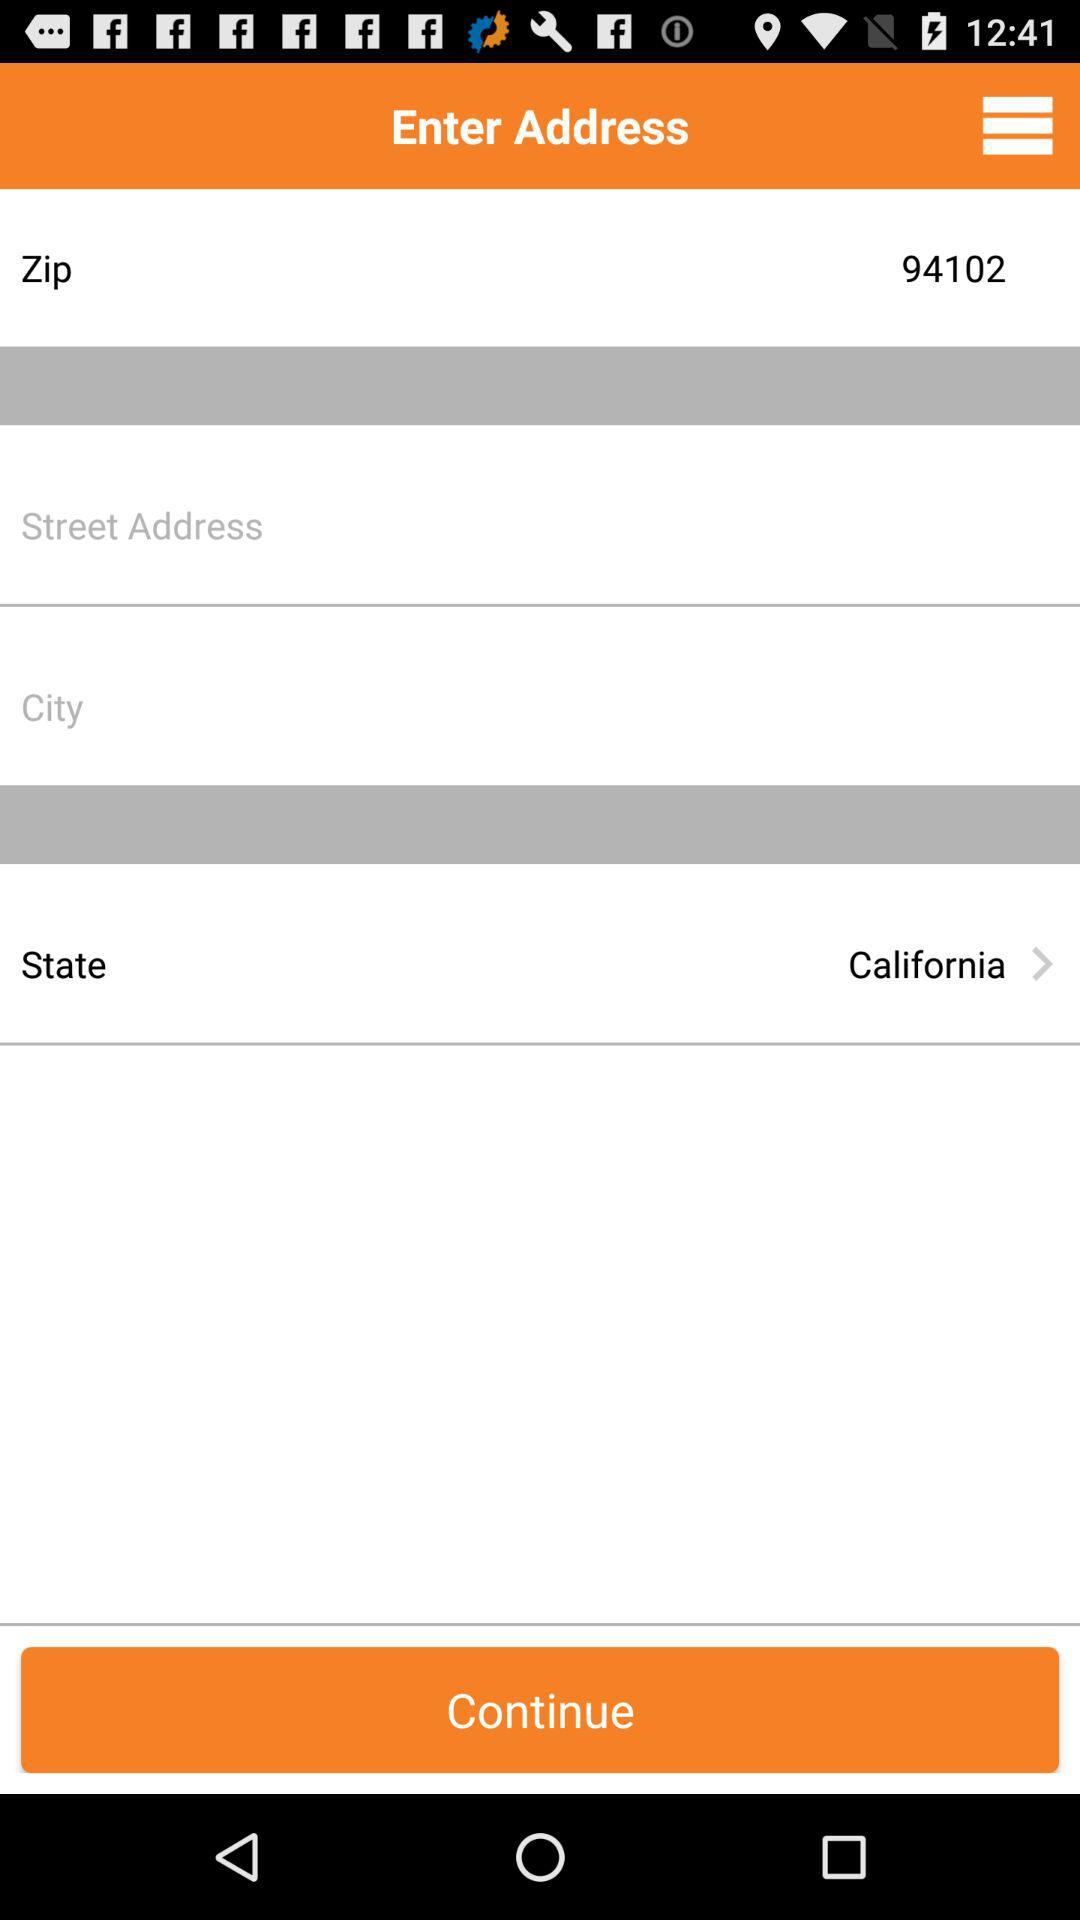  What do you see at coordinates (1017, 124) in the screenshot?
I see `icon to the right of enter address item` at bounding box center [1017, 124].